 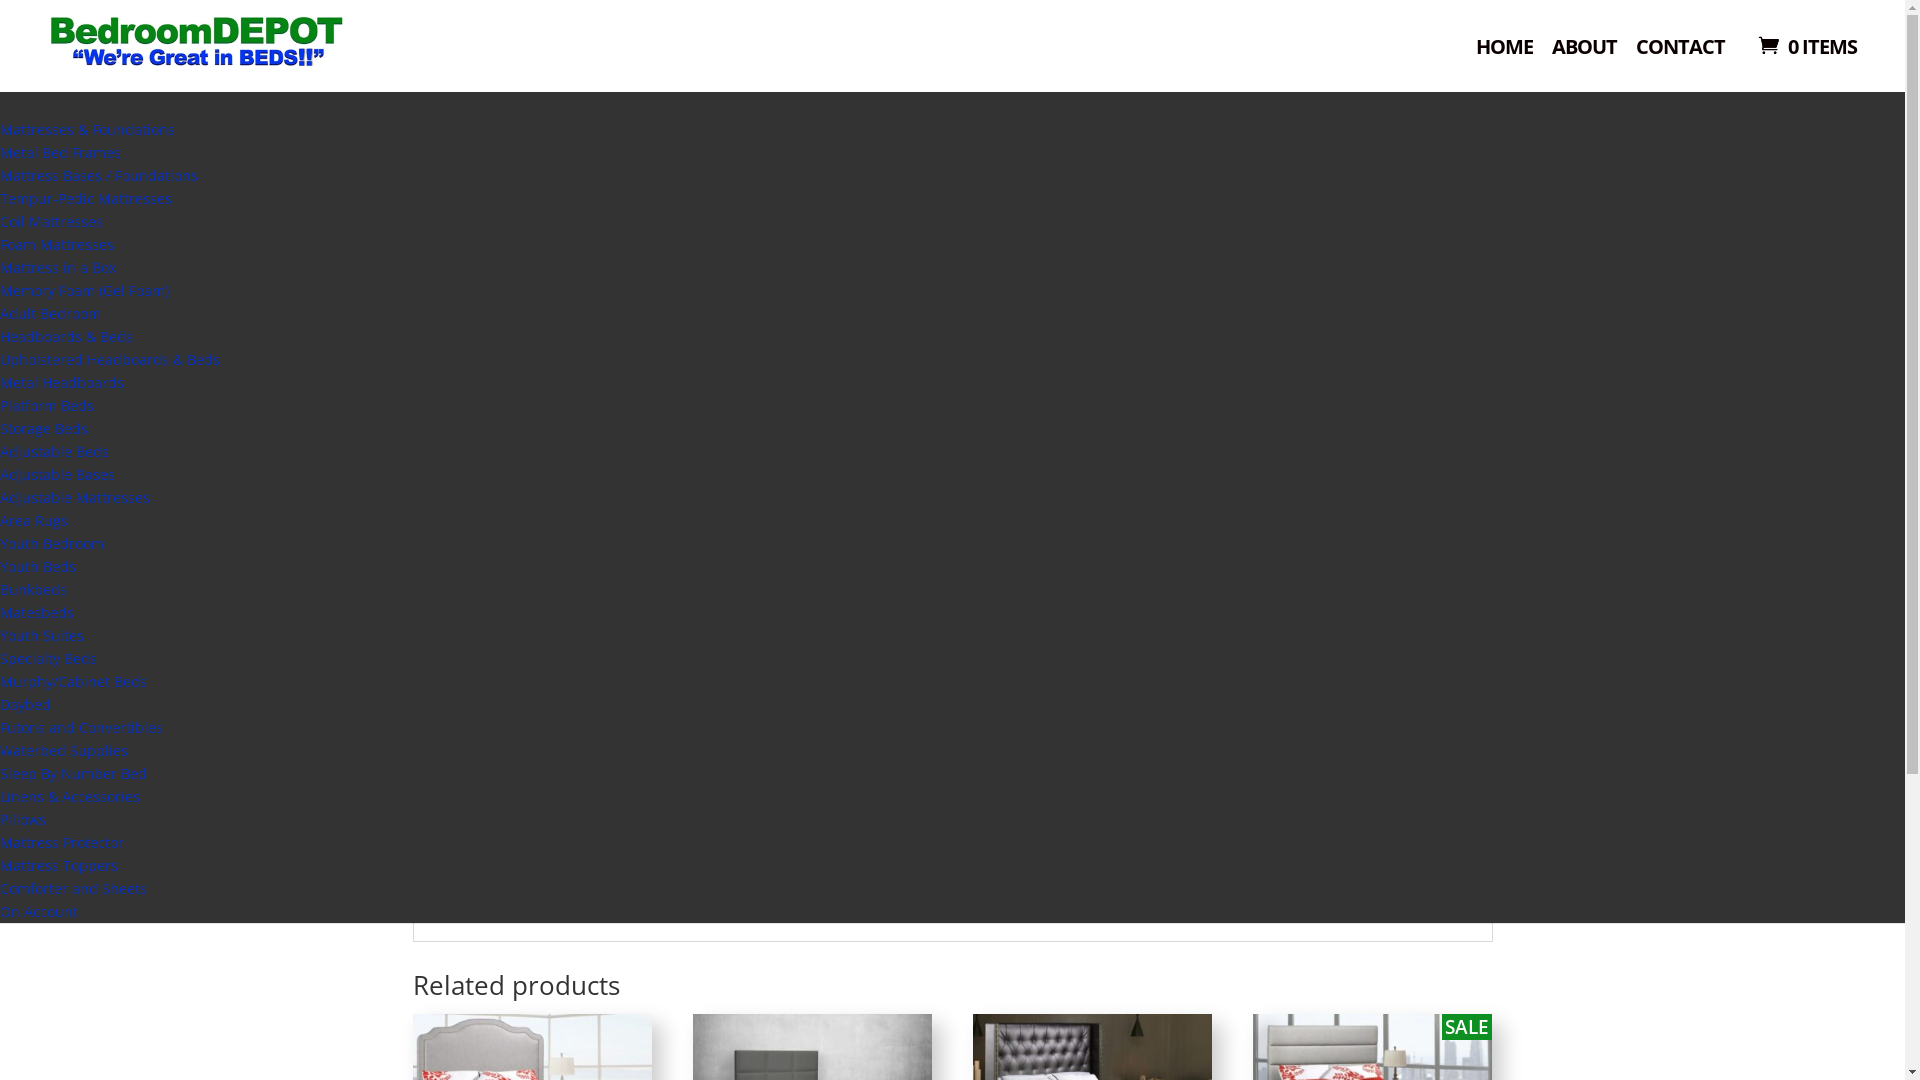 What do you see at coordinates (1051, 635) in the screenshot?
I see `'Description'` at bounding box center [1051, 635].